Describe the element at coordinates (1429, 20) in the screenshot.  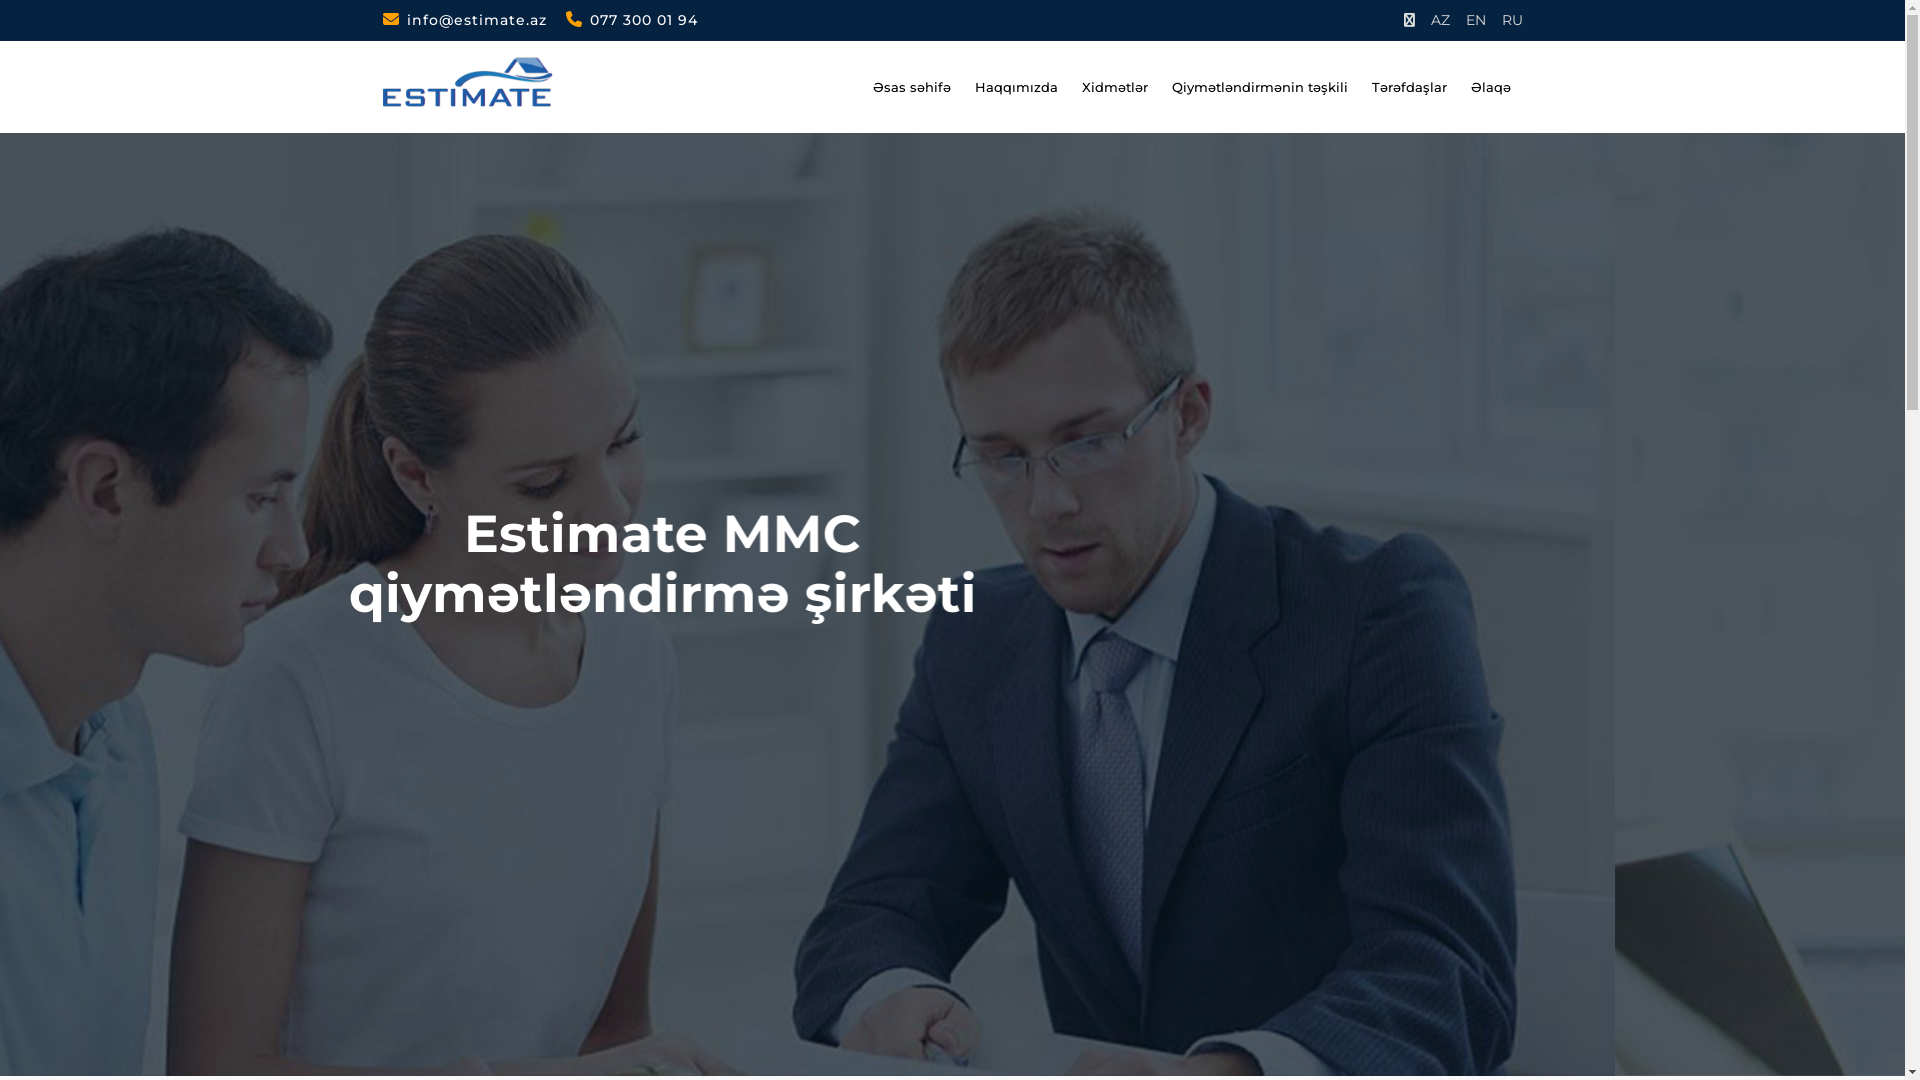
I see `'AZ'` at that location.